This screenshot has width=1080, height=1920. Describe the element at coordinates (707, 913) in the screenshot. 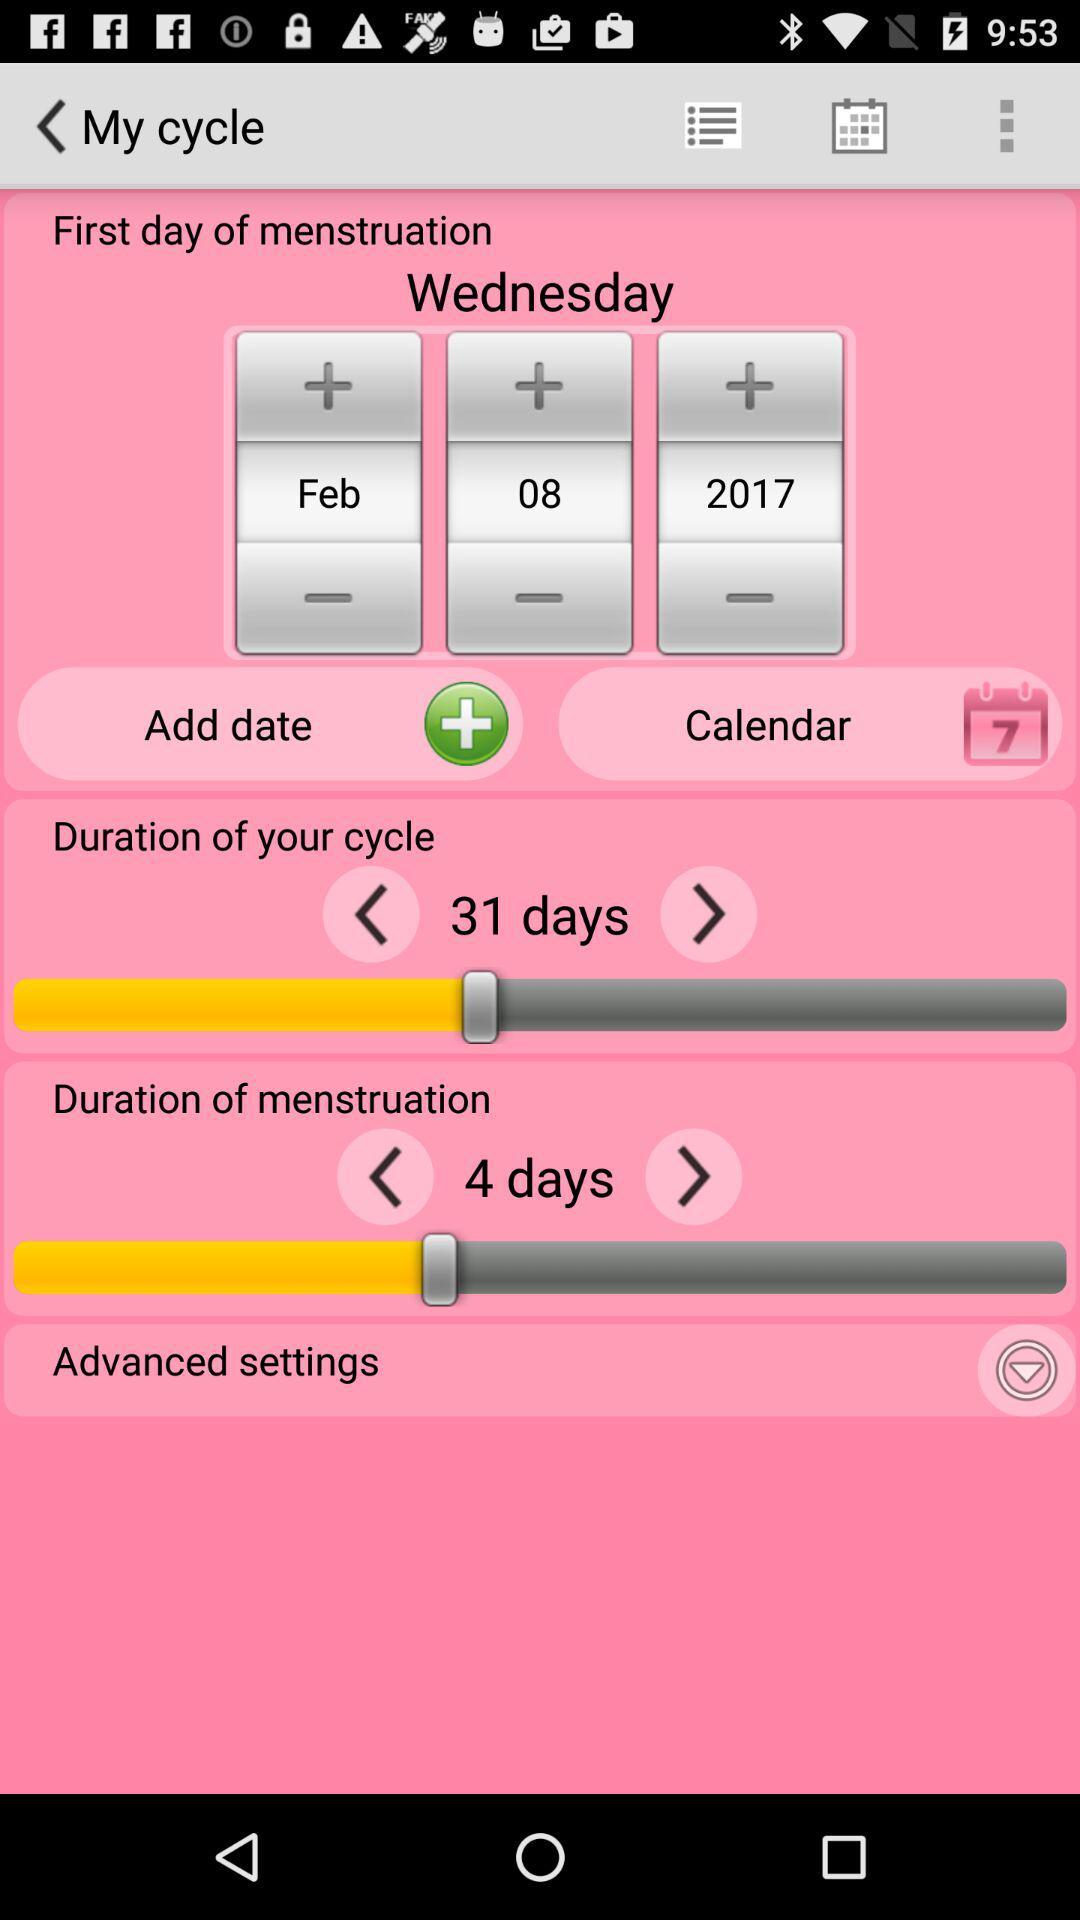

I see `days to duration of your cycle` at that location.